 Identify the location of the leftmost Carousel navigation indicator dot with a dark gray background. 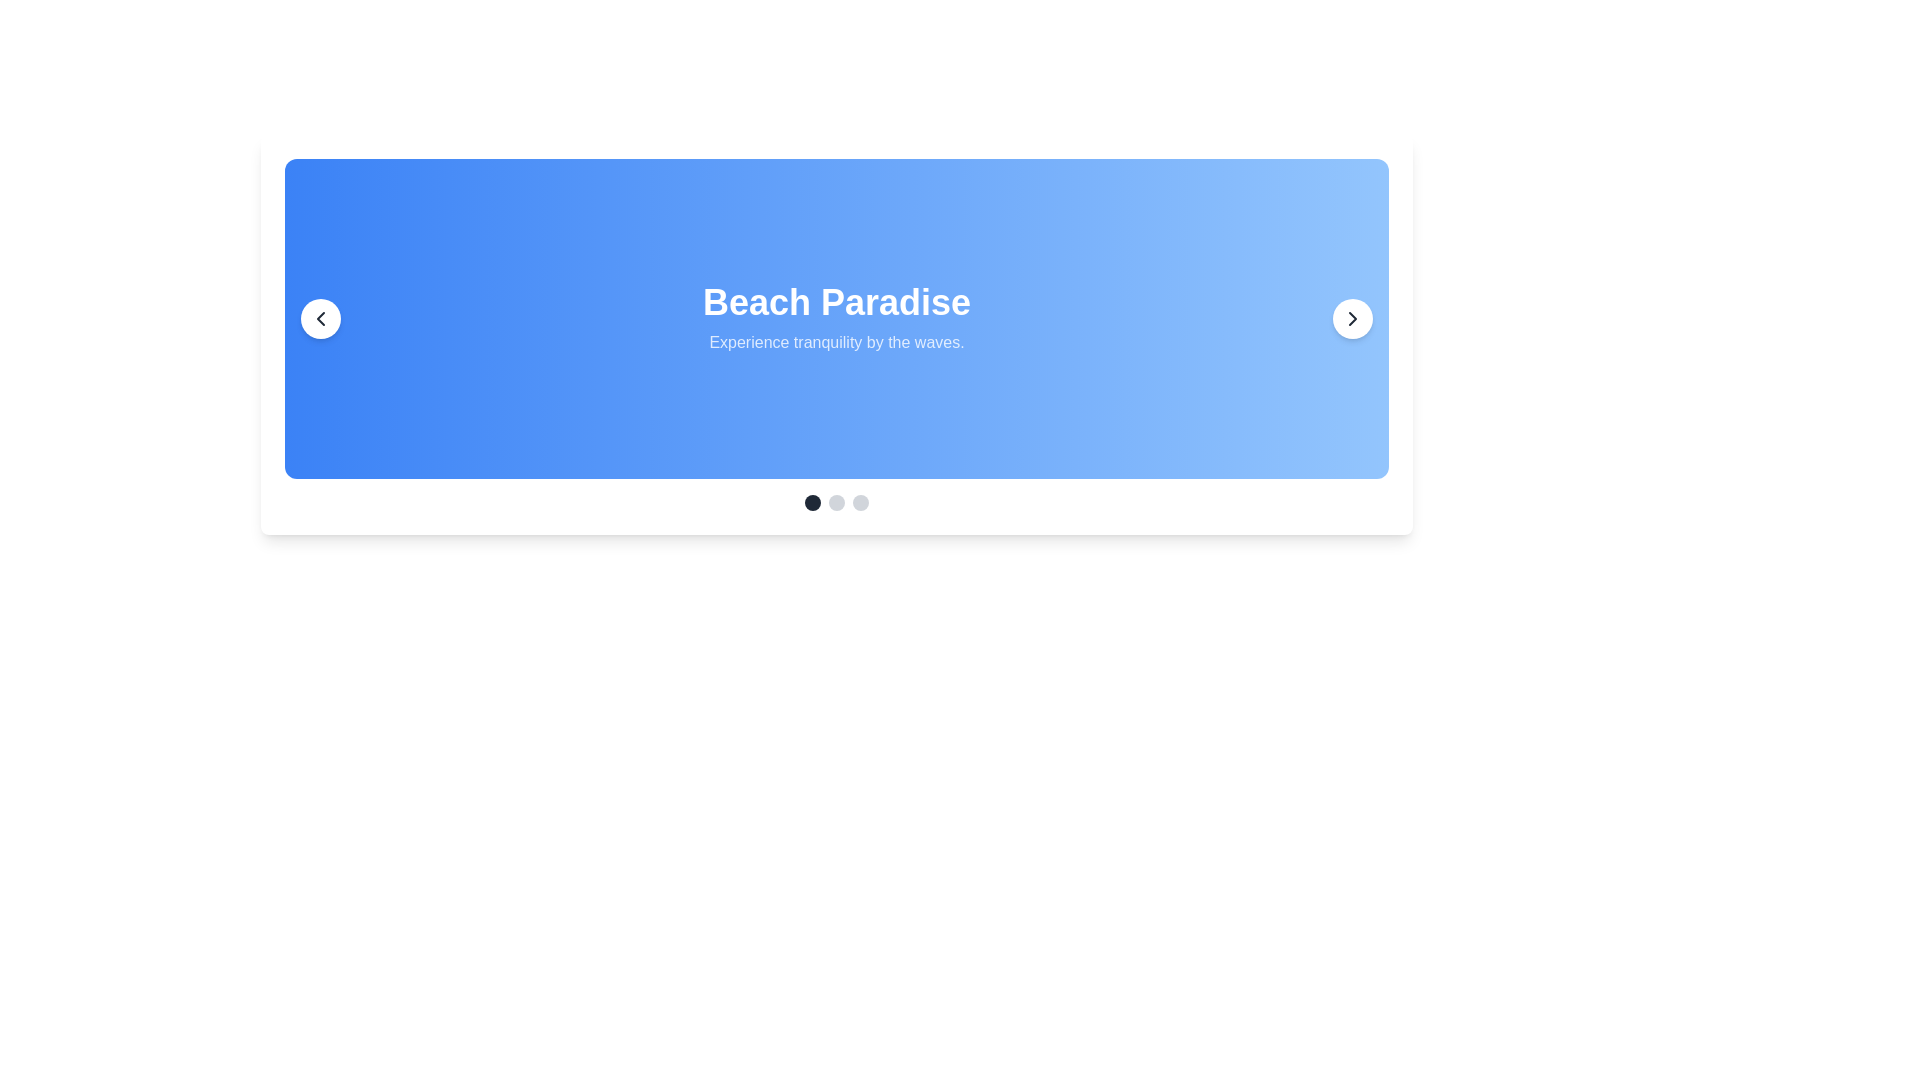
(812, 501).